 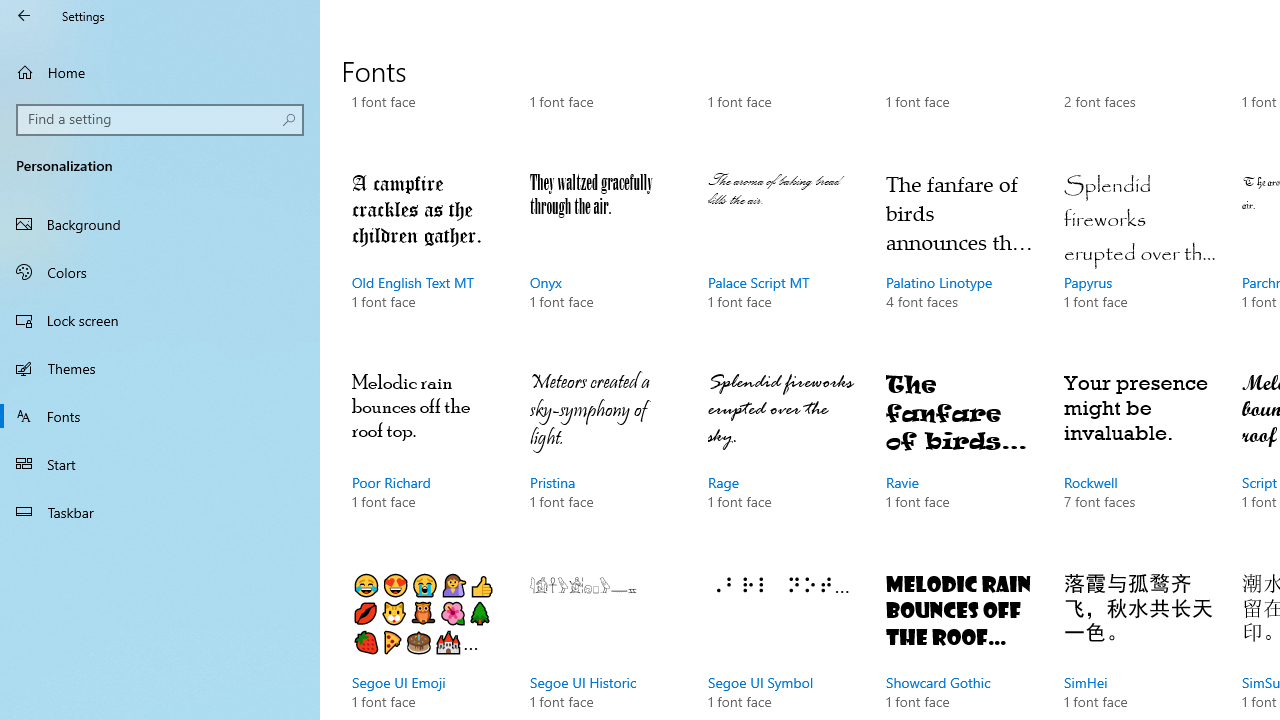 I want to click on 'Start', so click(x=160, y=464).